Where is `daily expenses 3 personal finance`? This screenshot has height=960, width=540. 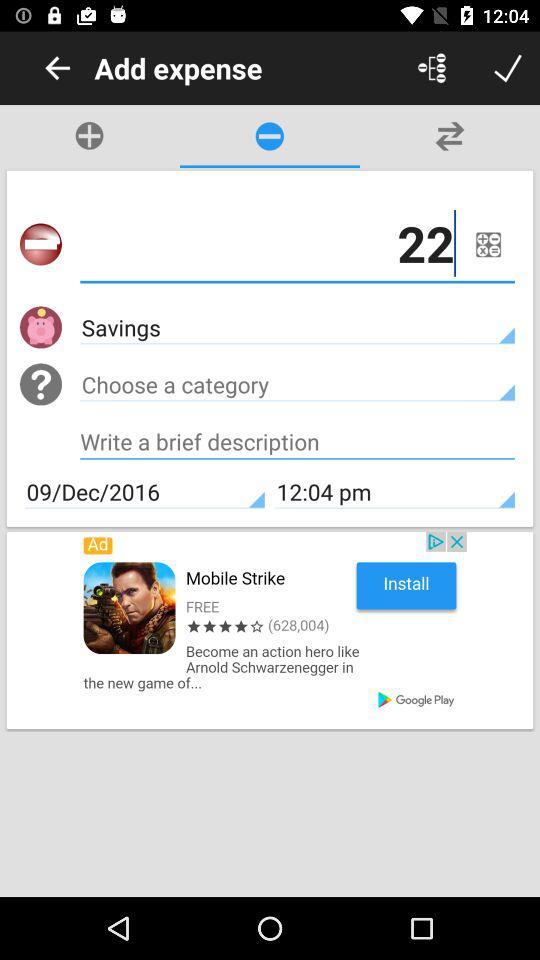
daily expenses 3 personal finance is located at coordinates (508, 68).